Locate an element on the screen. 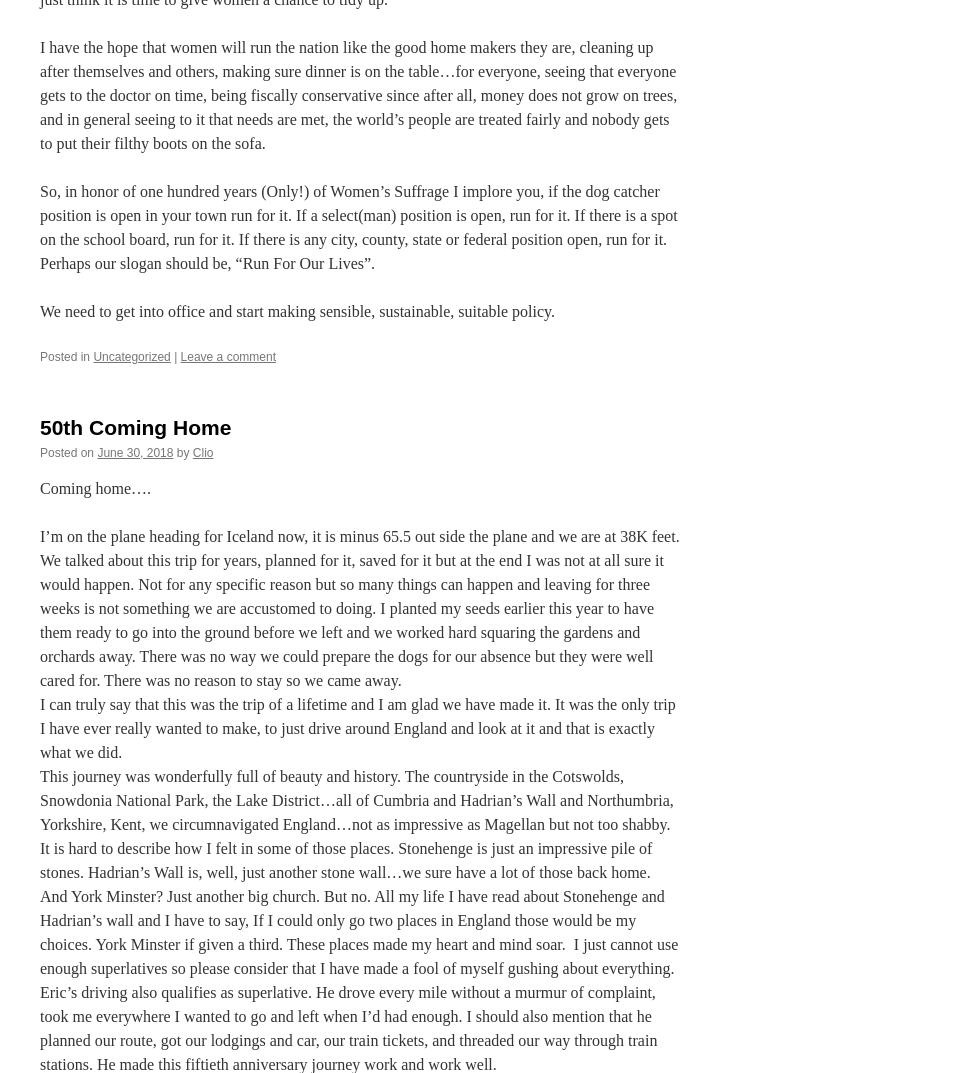  'Posted on' is located at coordinates (67, 451).